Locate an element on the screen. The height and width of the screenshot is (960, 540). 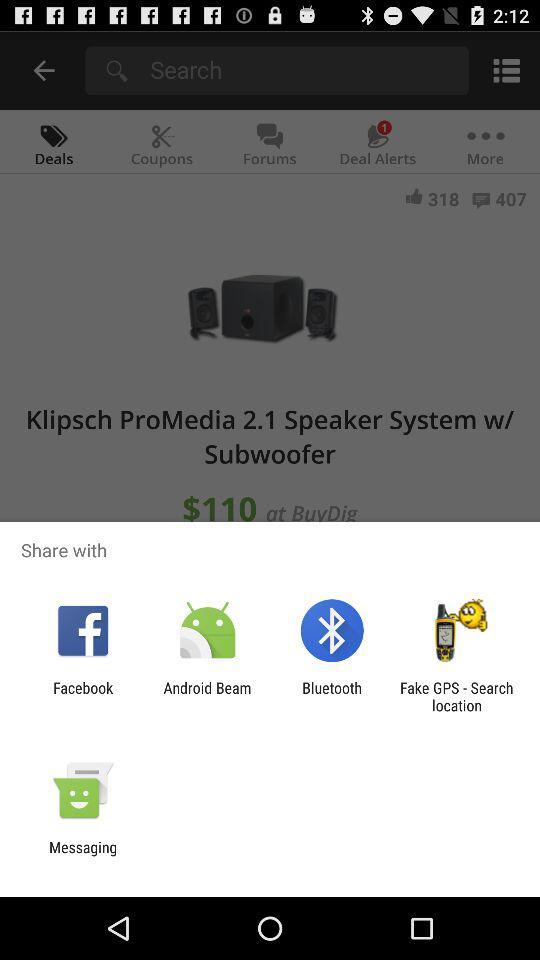
icon to the left of android beam app is located at coordinates (82, 696).